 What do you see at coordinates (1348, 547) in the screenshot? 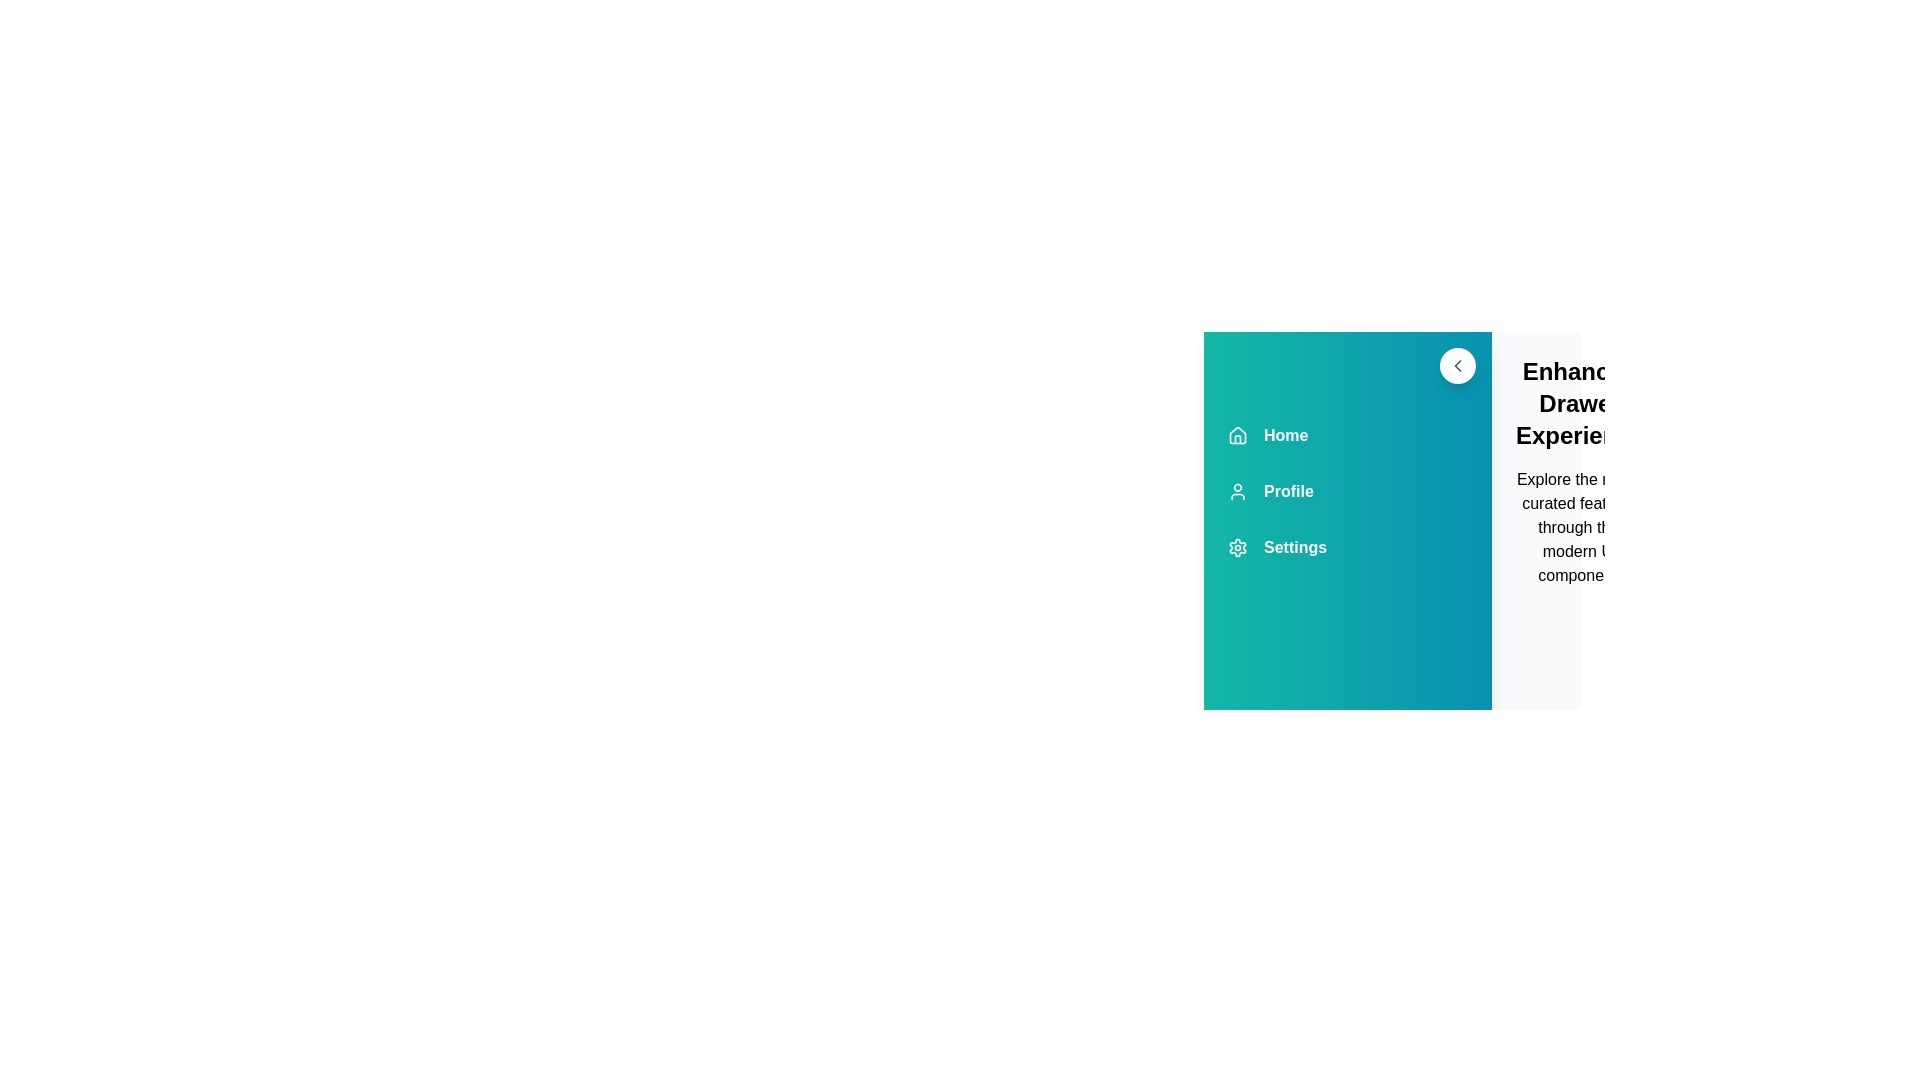
I see `the Settings navigation item in the drawer` at bounding box center [1348, 547].